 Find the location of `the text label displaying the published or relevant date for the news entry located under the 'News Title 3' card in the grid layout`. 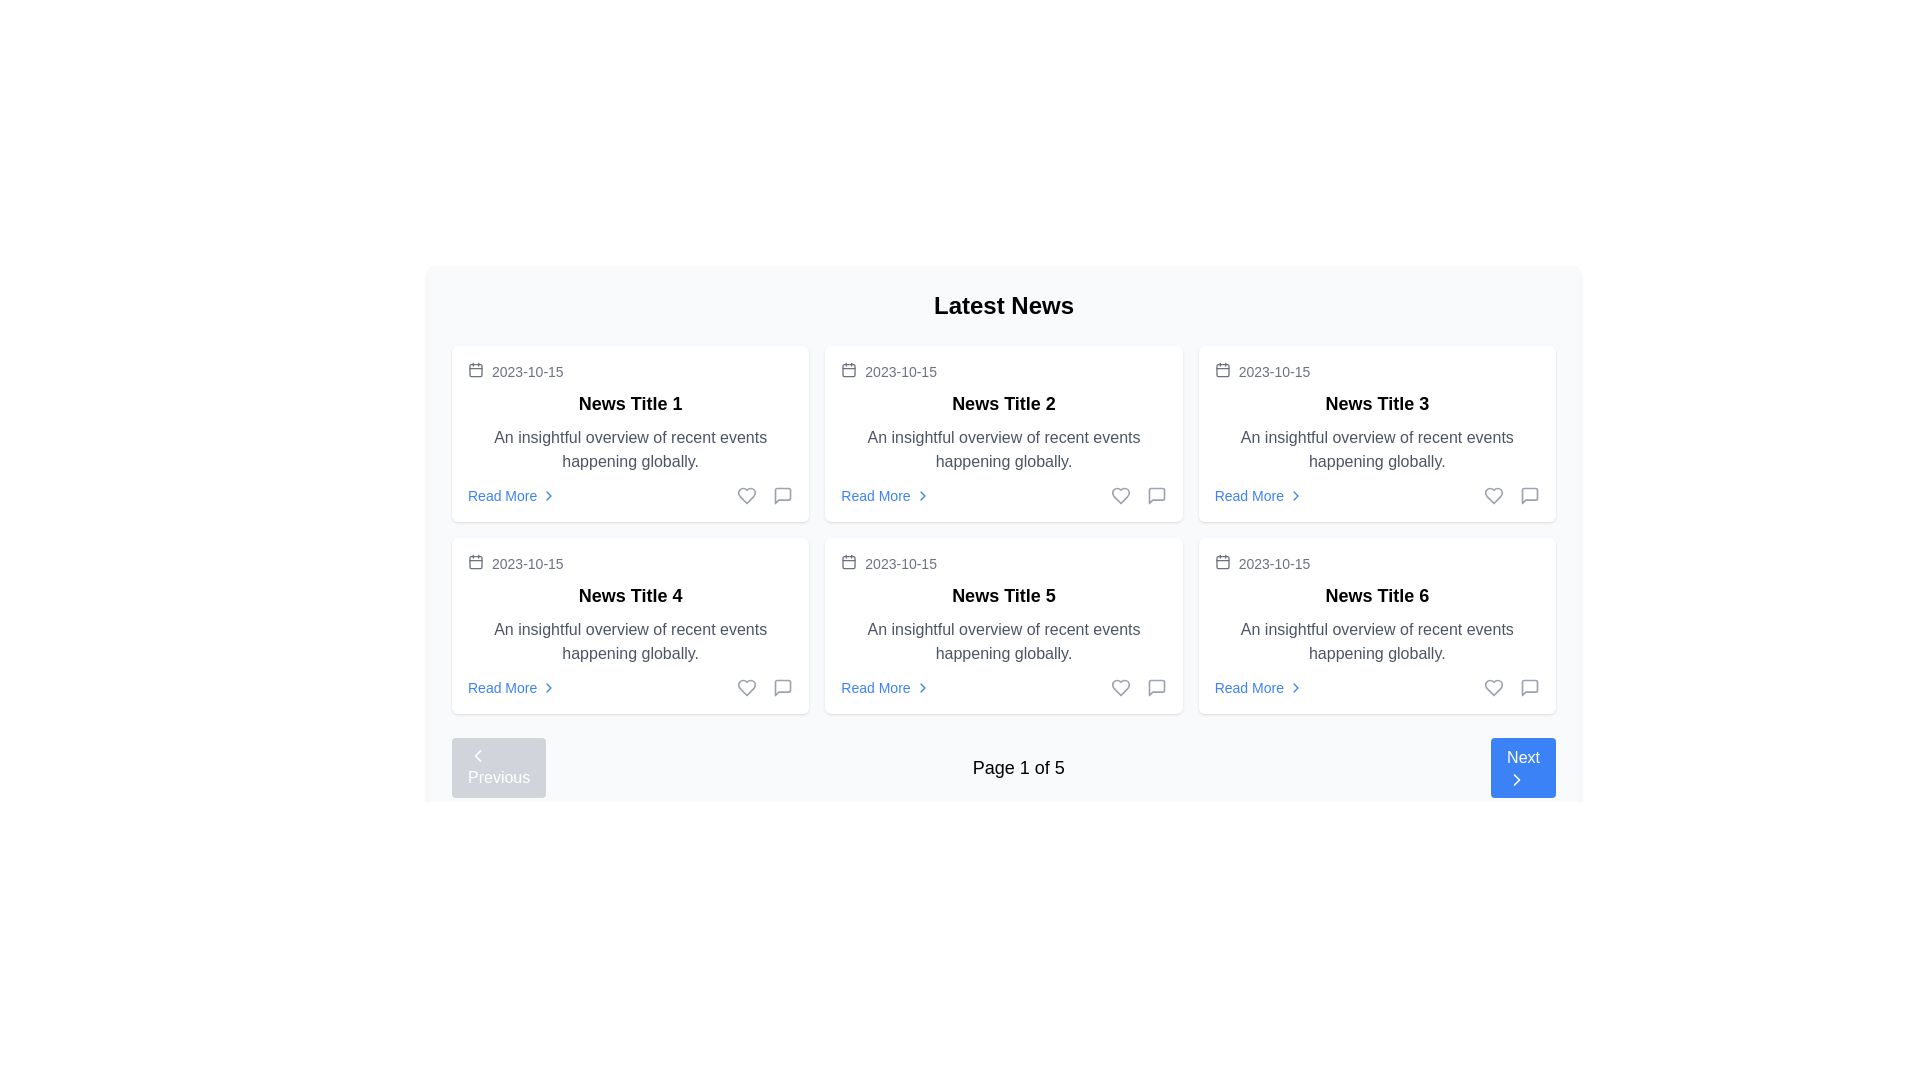

the text label displaying the published or relevant date for the news entry located under the 'News Title 3' card in the grid layout is located at coordinates (1273, 371).